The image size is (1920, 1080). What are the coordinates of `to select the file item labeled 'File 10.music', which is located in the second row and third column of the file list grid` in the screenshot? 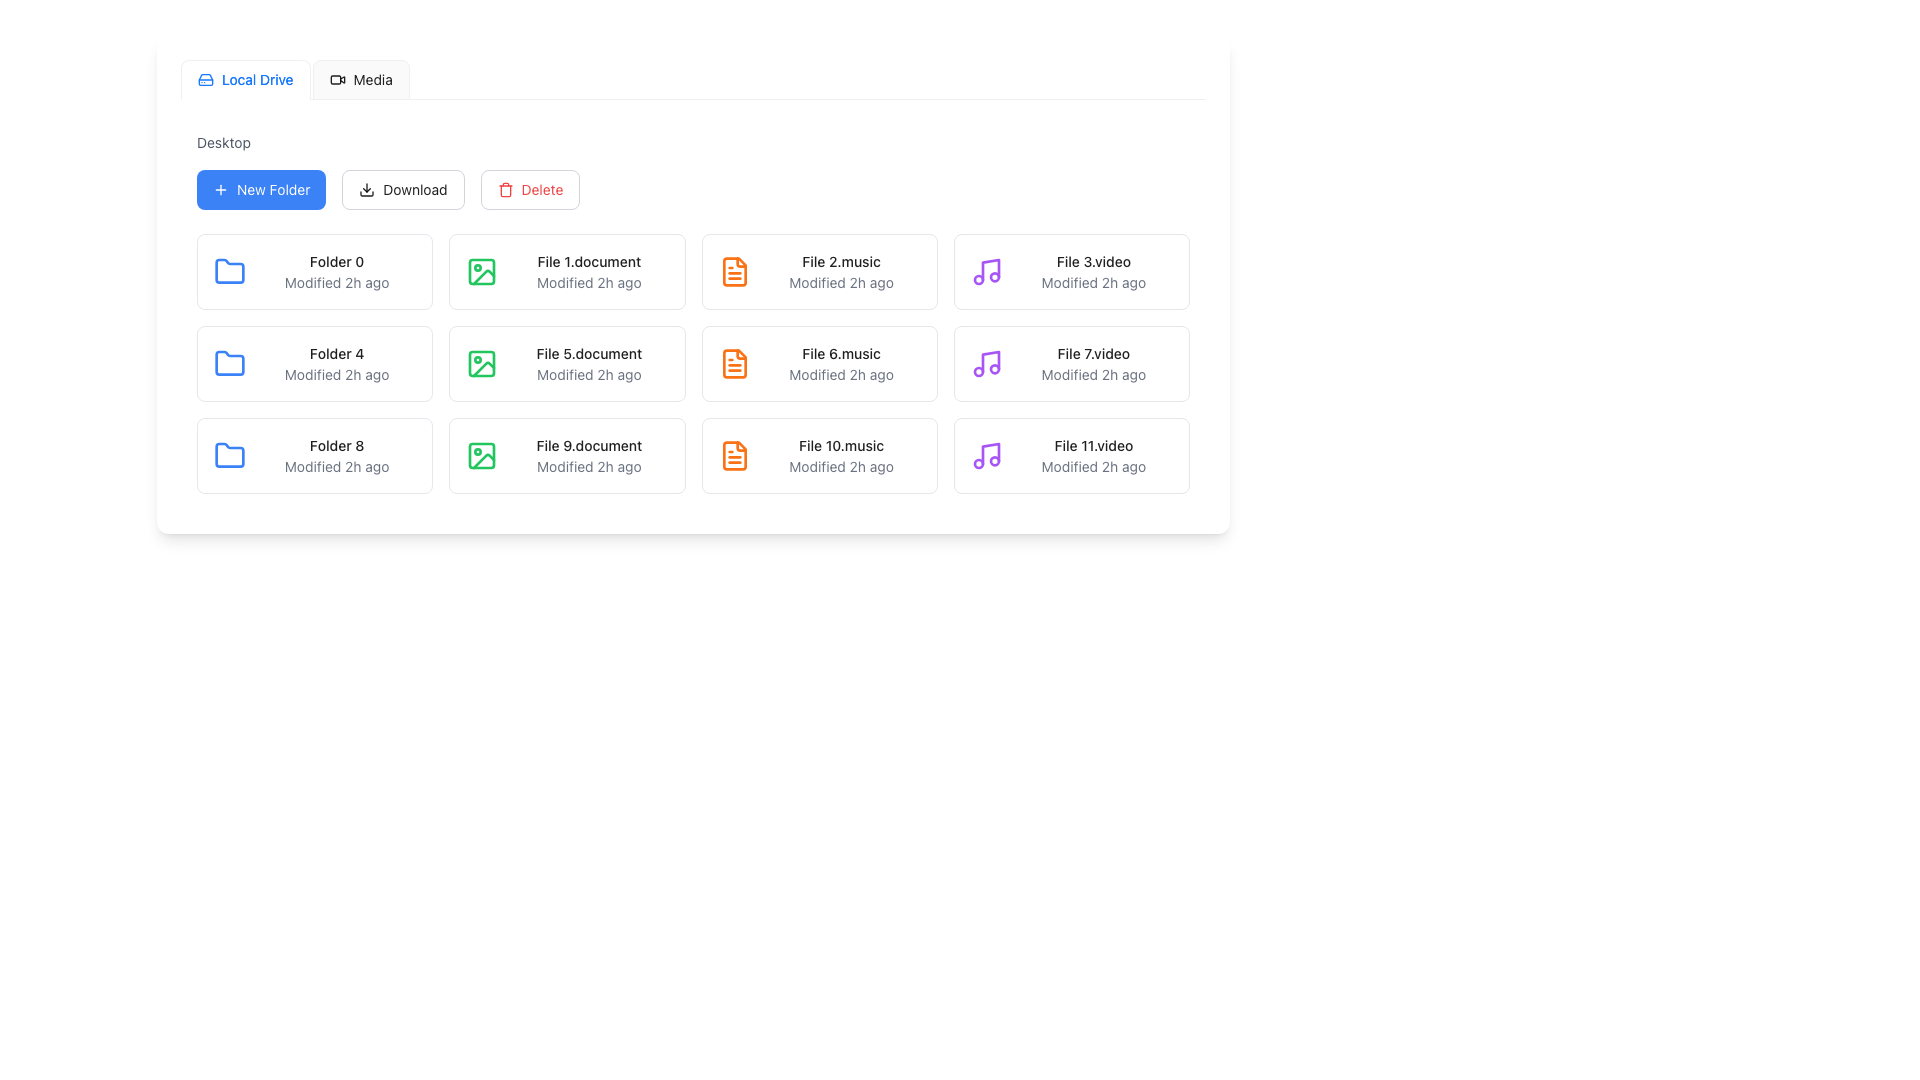 It's located at (819, 455).